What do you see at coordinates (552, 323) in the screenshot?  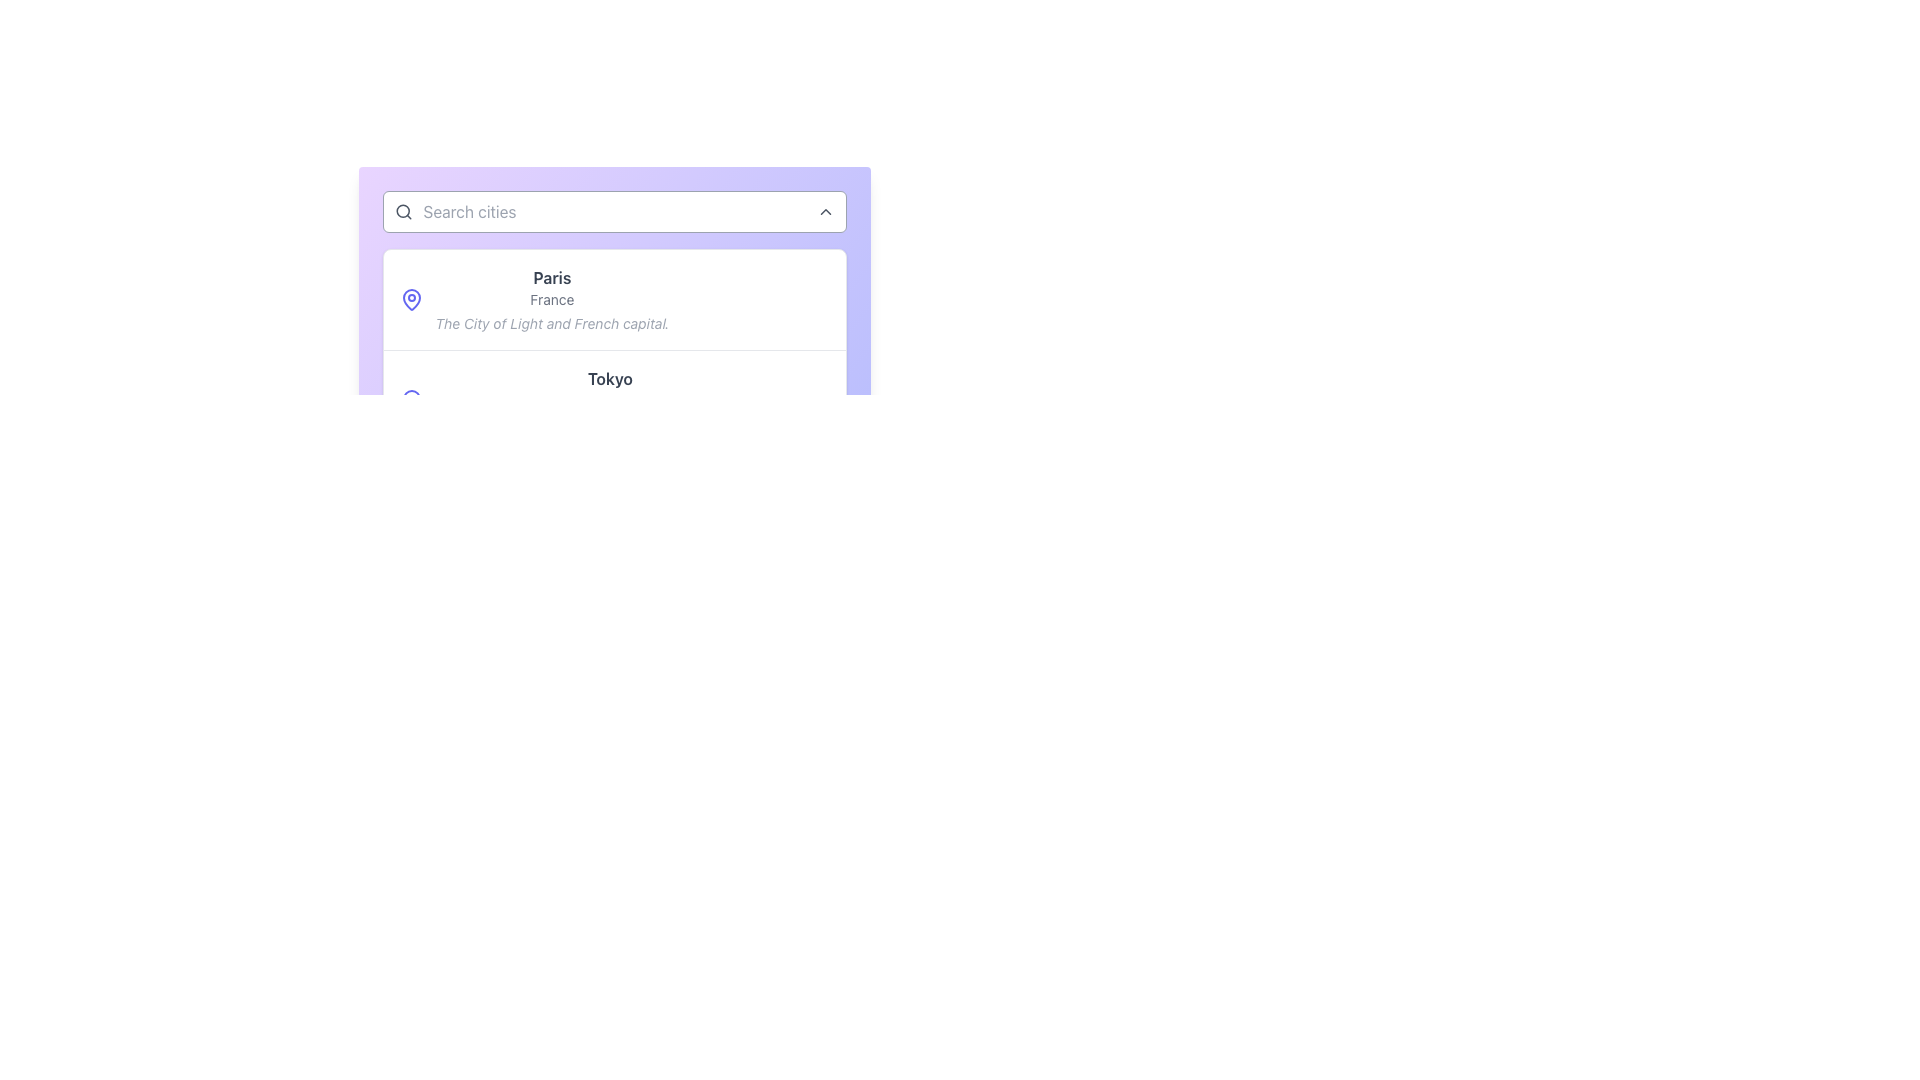 I see `the static text element that provides a descriptive note about 'Paris', located below the subtitle and centered in the main content area` at bounding box center [552, 323].